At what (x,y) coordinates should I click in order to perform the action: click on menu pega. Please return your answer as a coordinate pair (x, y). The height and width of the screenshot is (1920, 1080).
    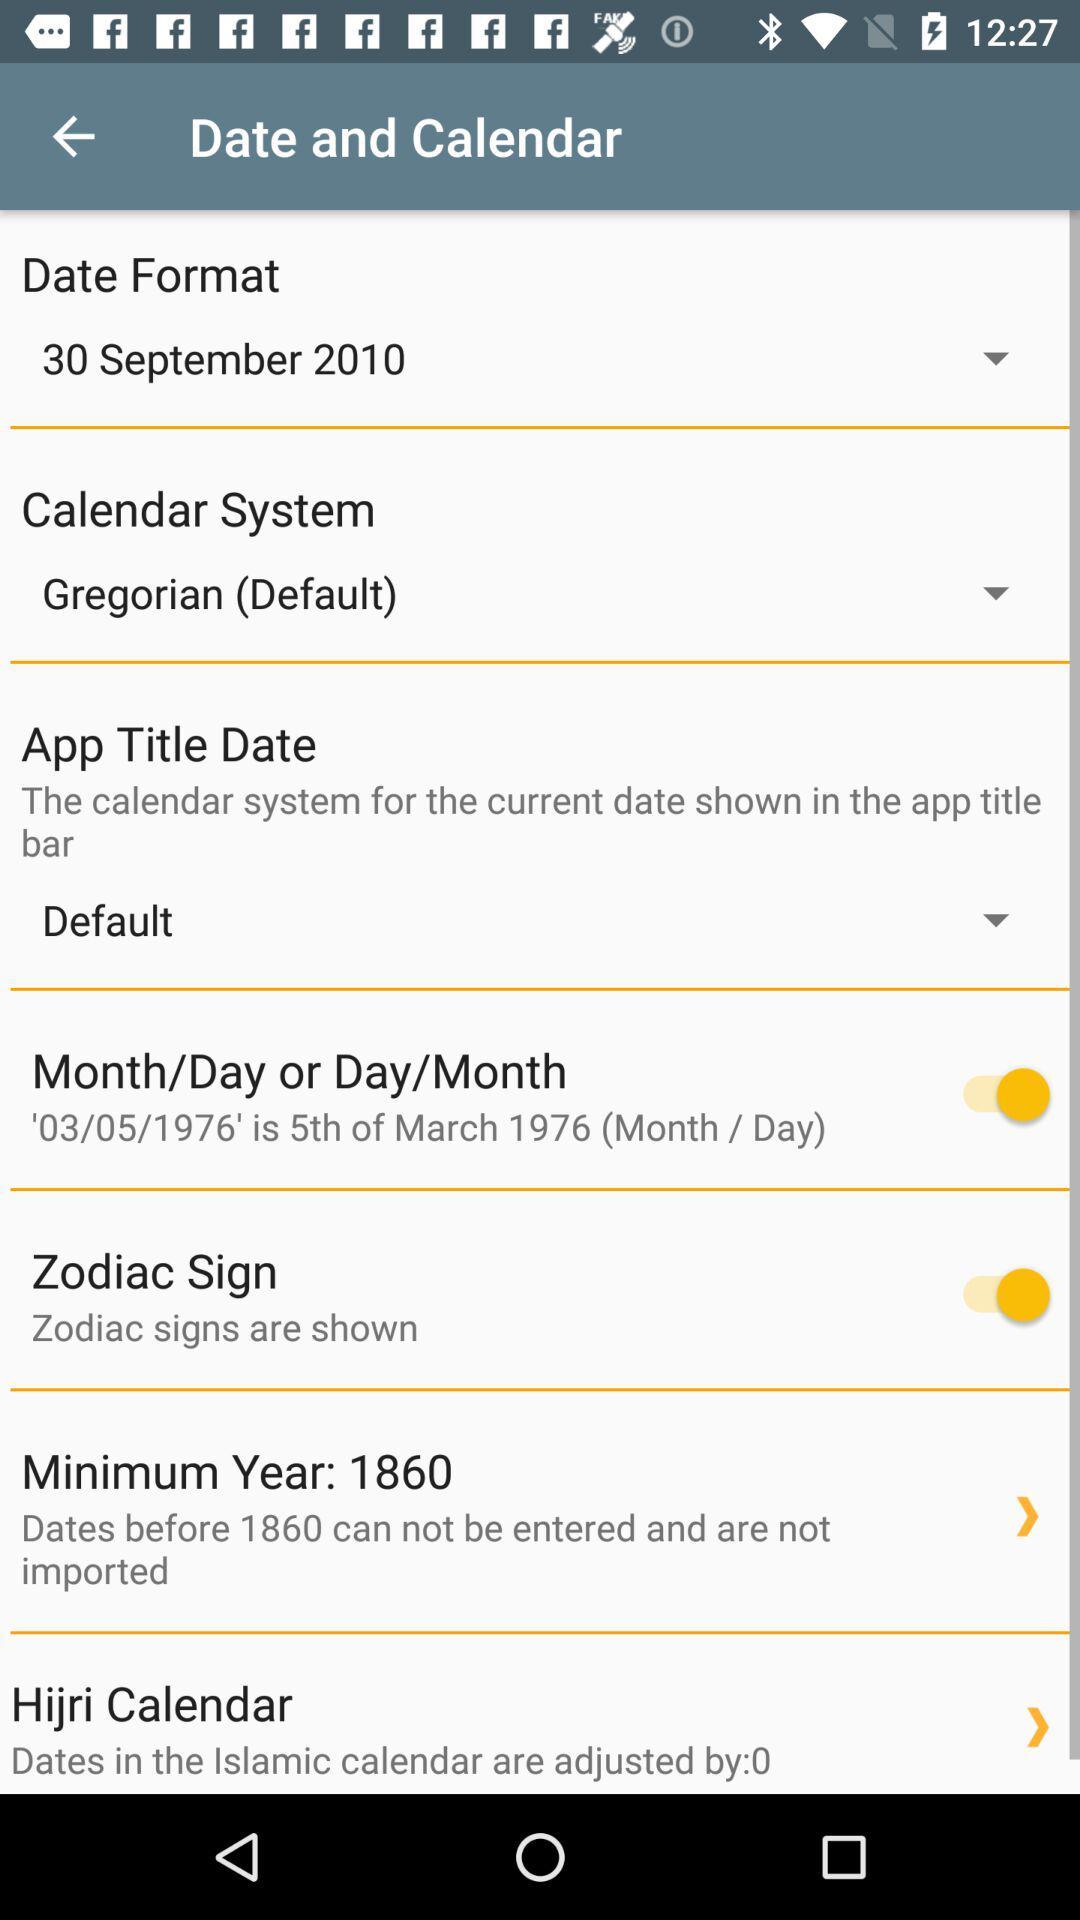
    Looking at the image, I should click on (996, 1093).